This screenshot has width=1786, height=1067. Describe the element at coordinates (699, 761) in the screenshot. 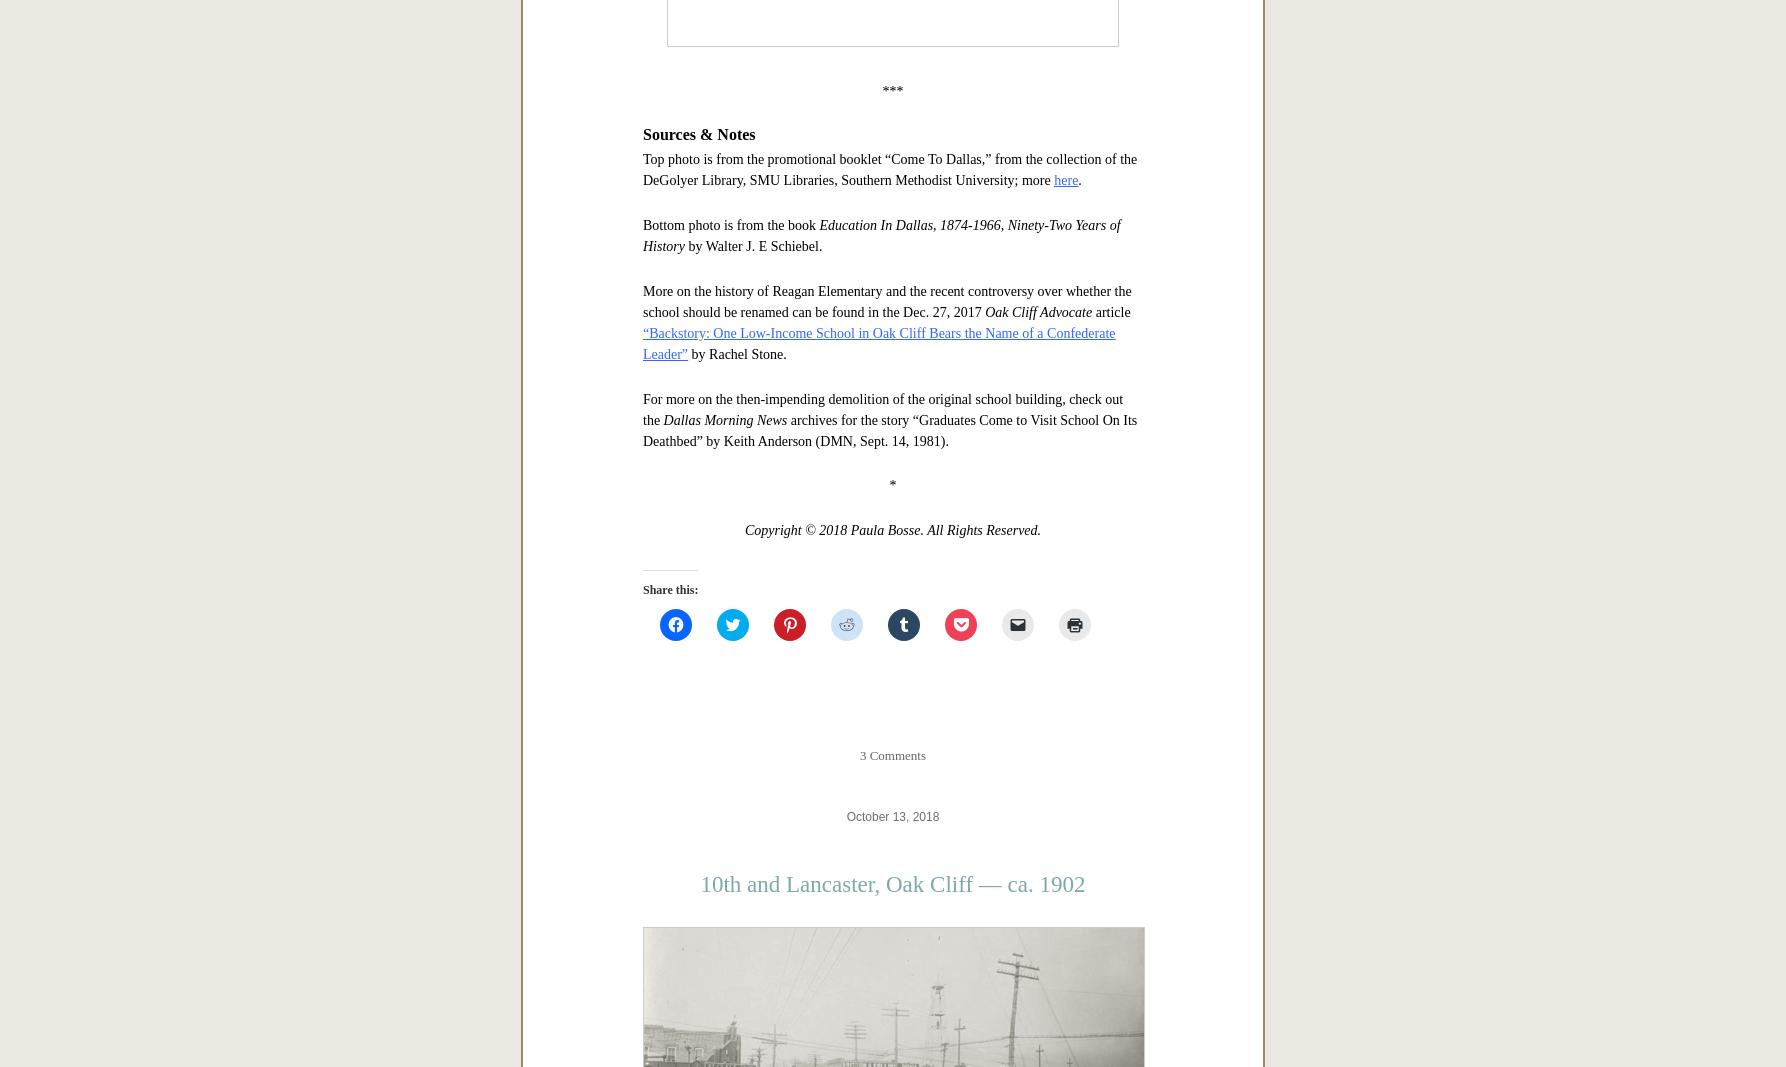

I see `'Sources & Notes'` at that location.